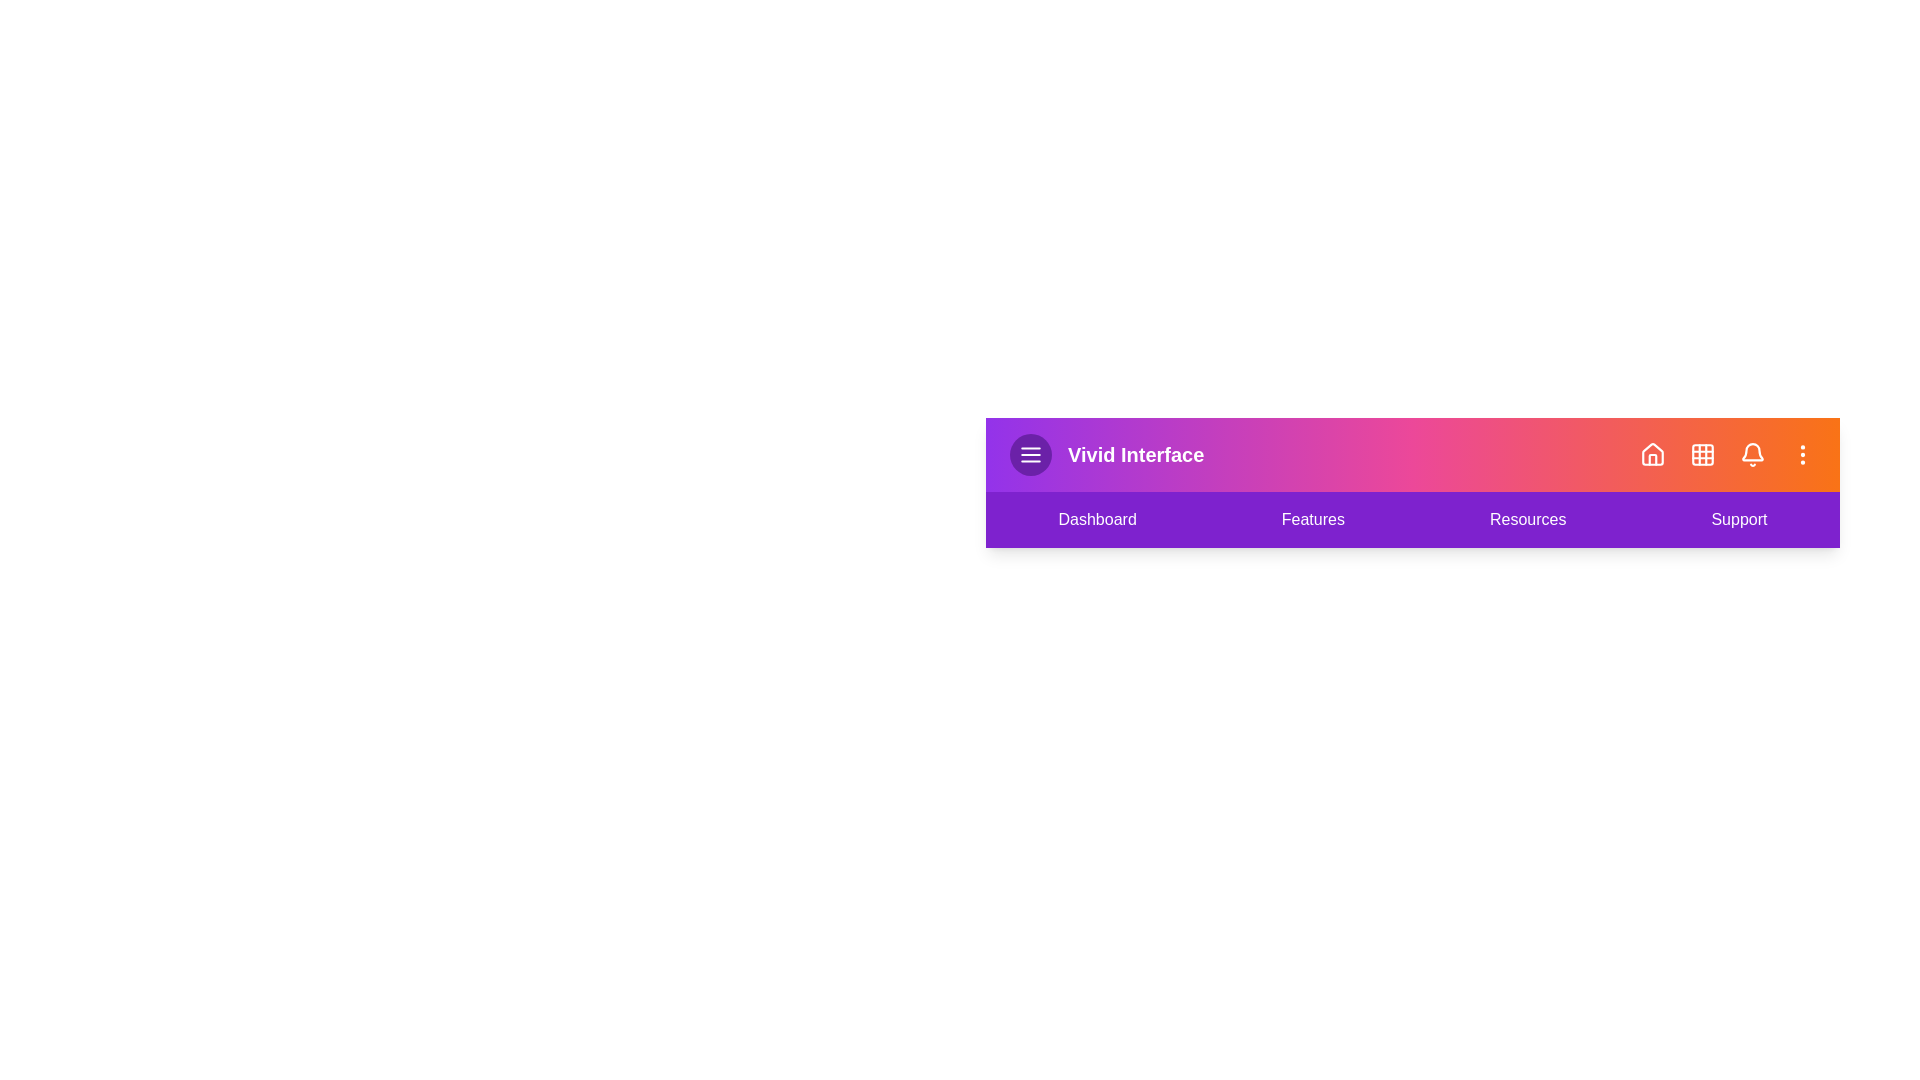 The image size is (1920, 1080). I want to click on the menu icon to toggle the menu visibility, so click(1031, 455).